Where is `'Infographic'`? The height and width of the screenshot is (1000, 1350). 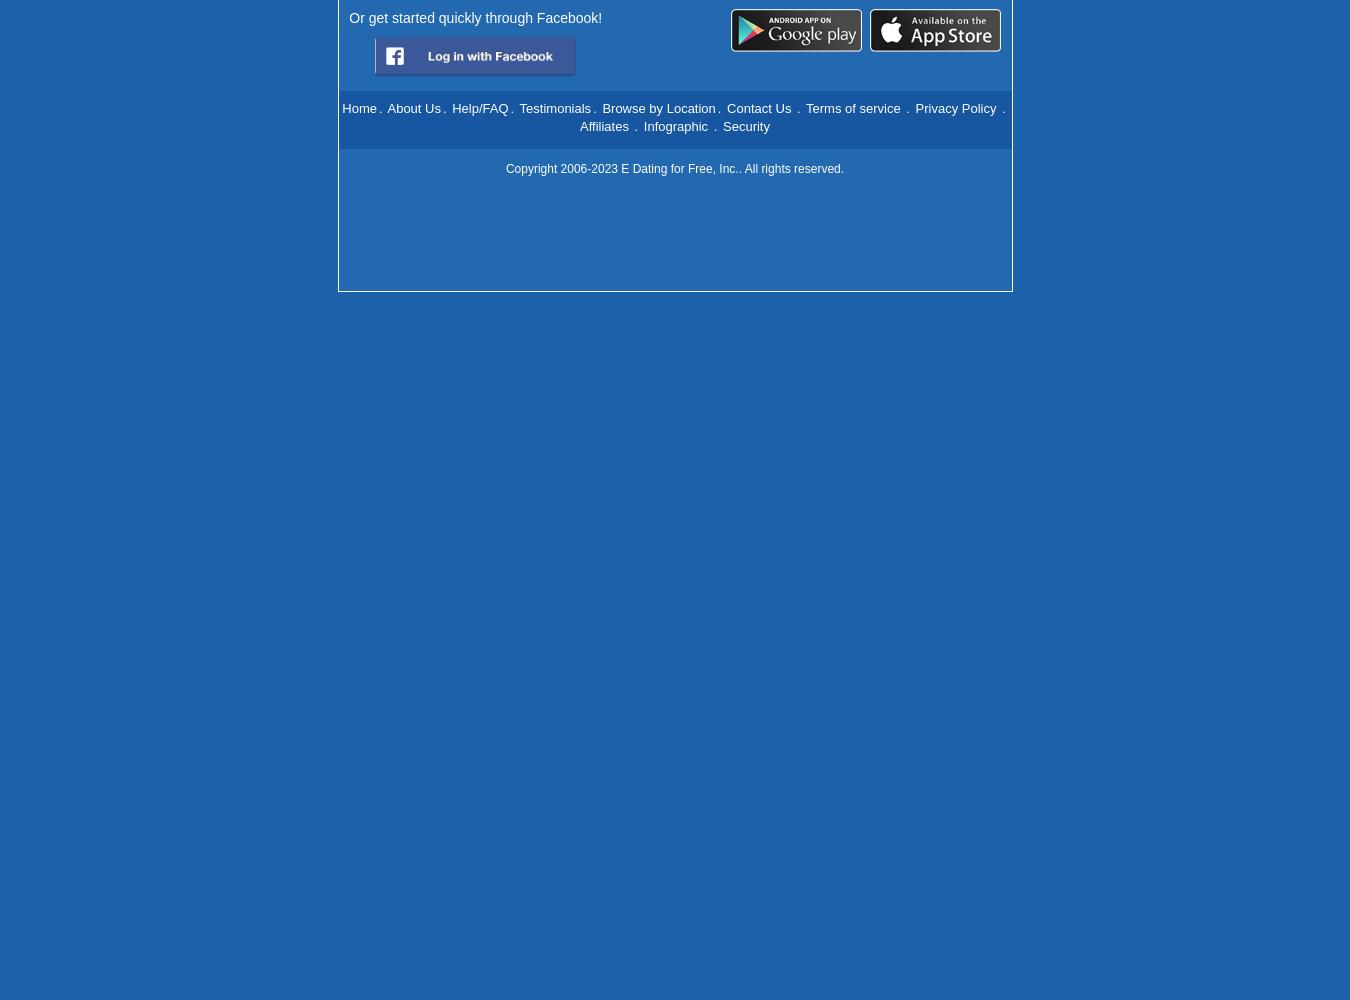
'Infographic' is located at coordinates (643, 126).